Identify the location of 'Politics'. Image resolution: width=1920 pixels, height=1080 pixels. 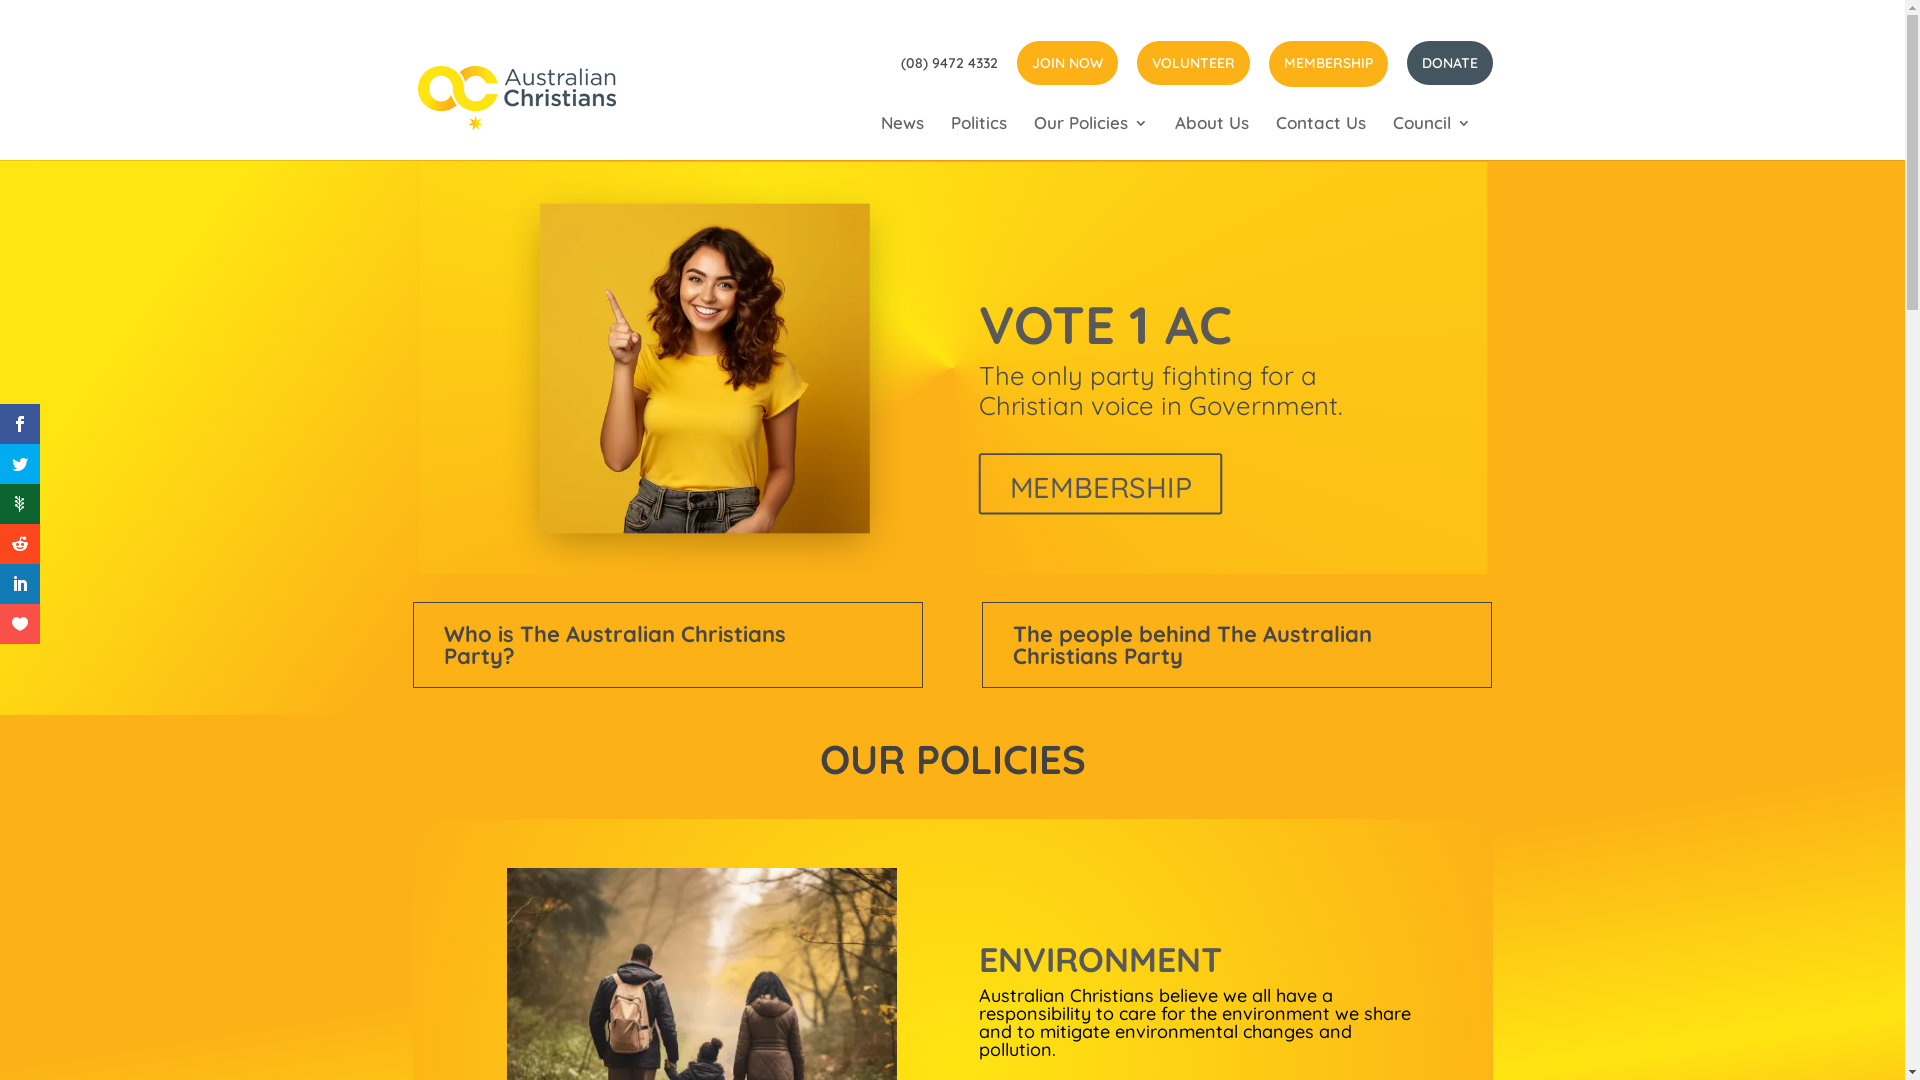
(978, 137).